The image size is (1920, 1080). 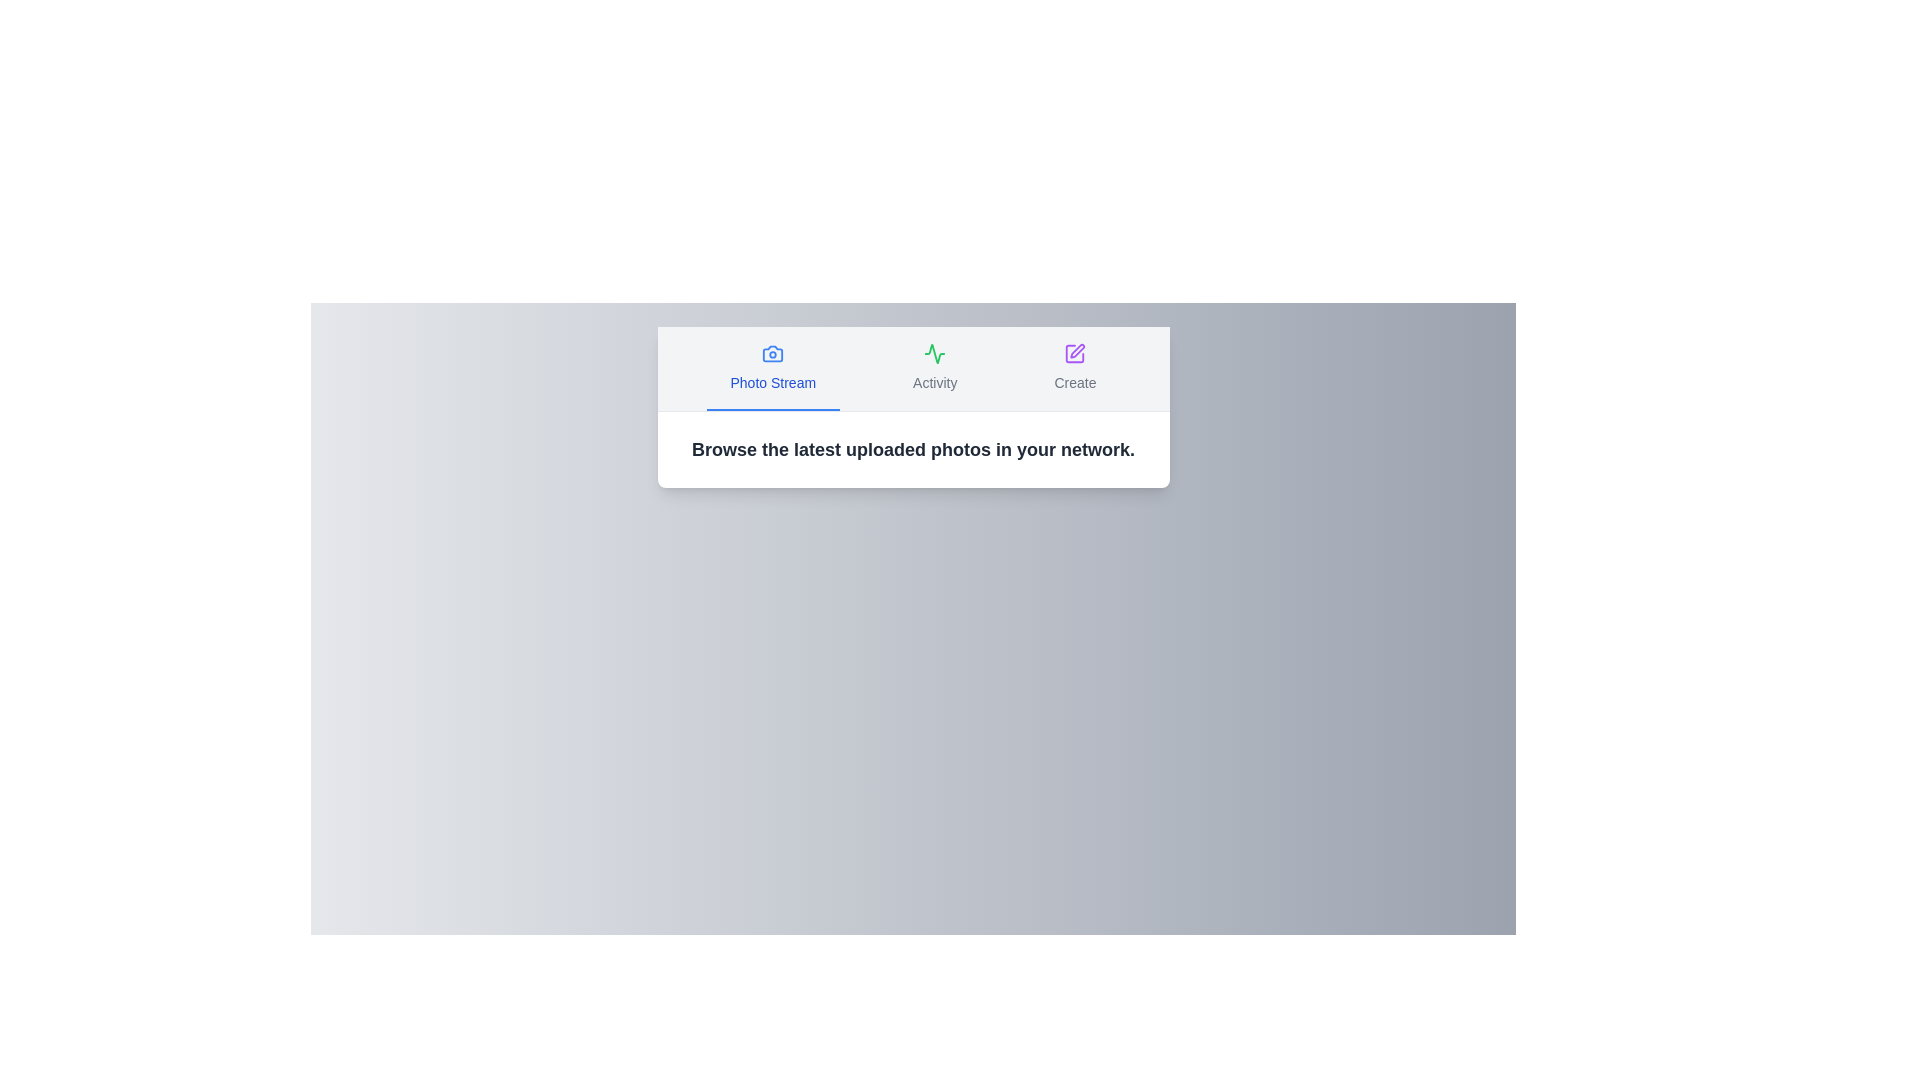 I want to click on the Create tab by clicking on its button, so click(x=1074, y=369).